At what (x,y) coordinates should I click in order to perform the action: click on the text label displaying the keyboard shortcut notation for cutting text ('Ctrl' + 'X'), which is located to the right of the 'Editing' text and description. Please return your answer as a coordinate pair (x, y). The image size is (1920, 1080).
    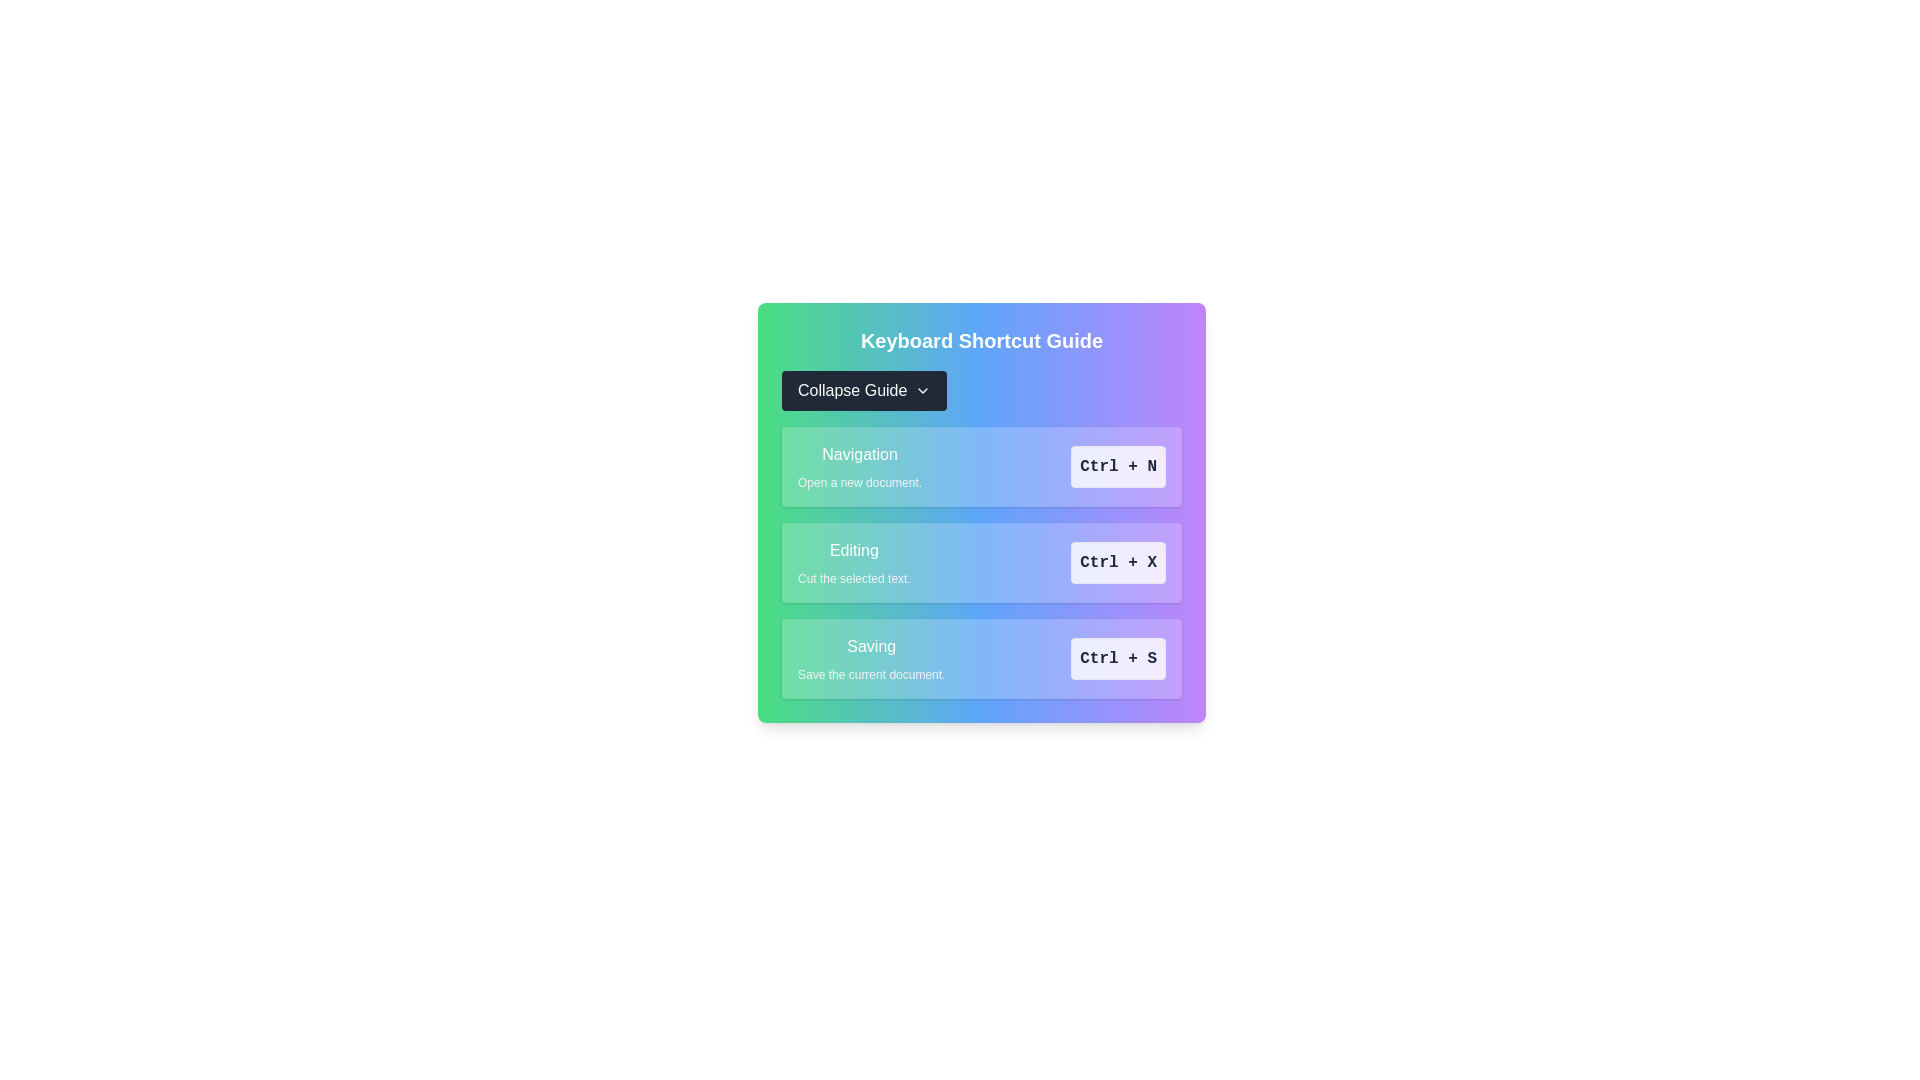
    Looking at the image, I should click on (1117, 563).